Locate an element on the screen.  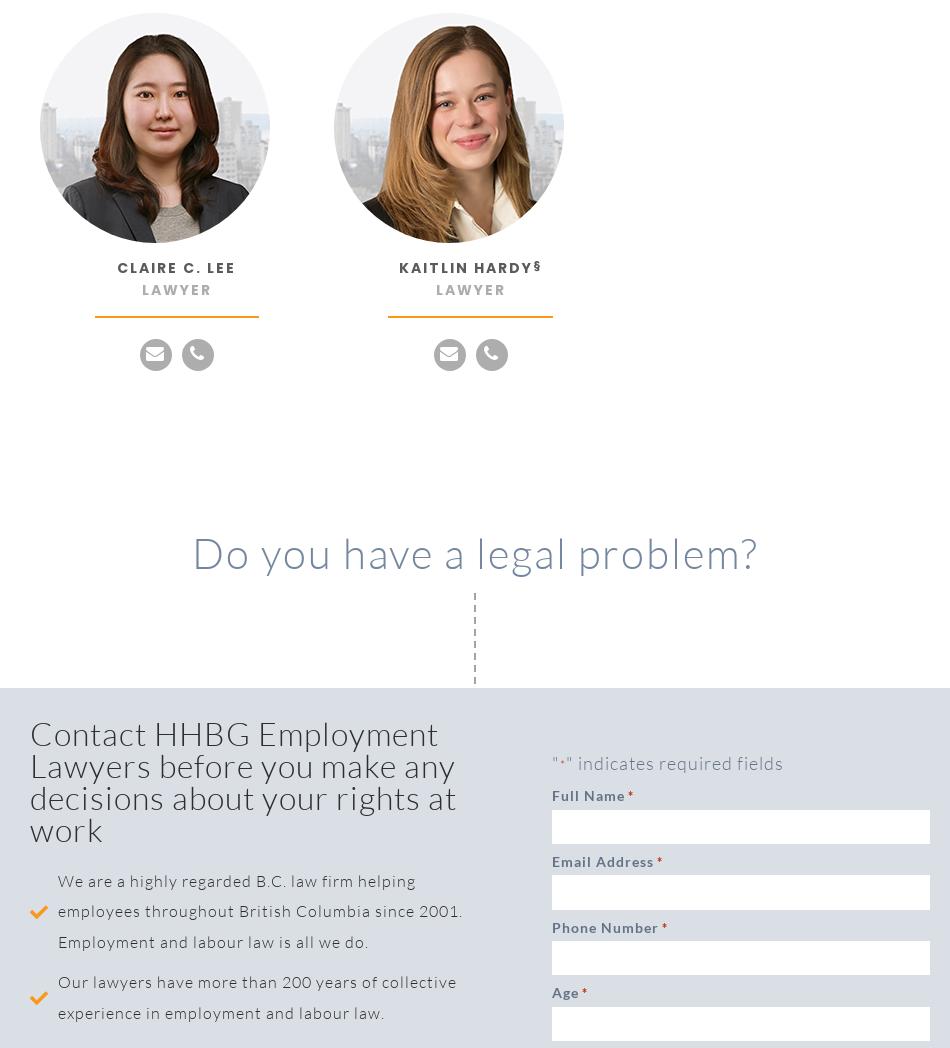
'Our lawyers have more than 200 years of collective experience in employment and labour law.' is located at coordinates (255, 996).